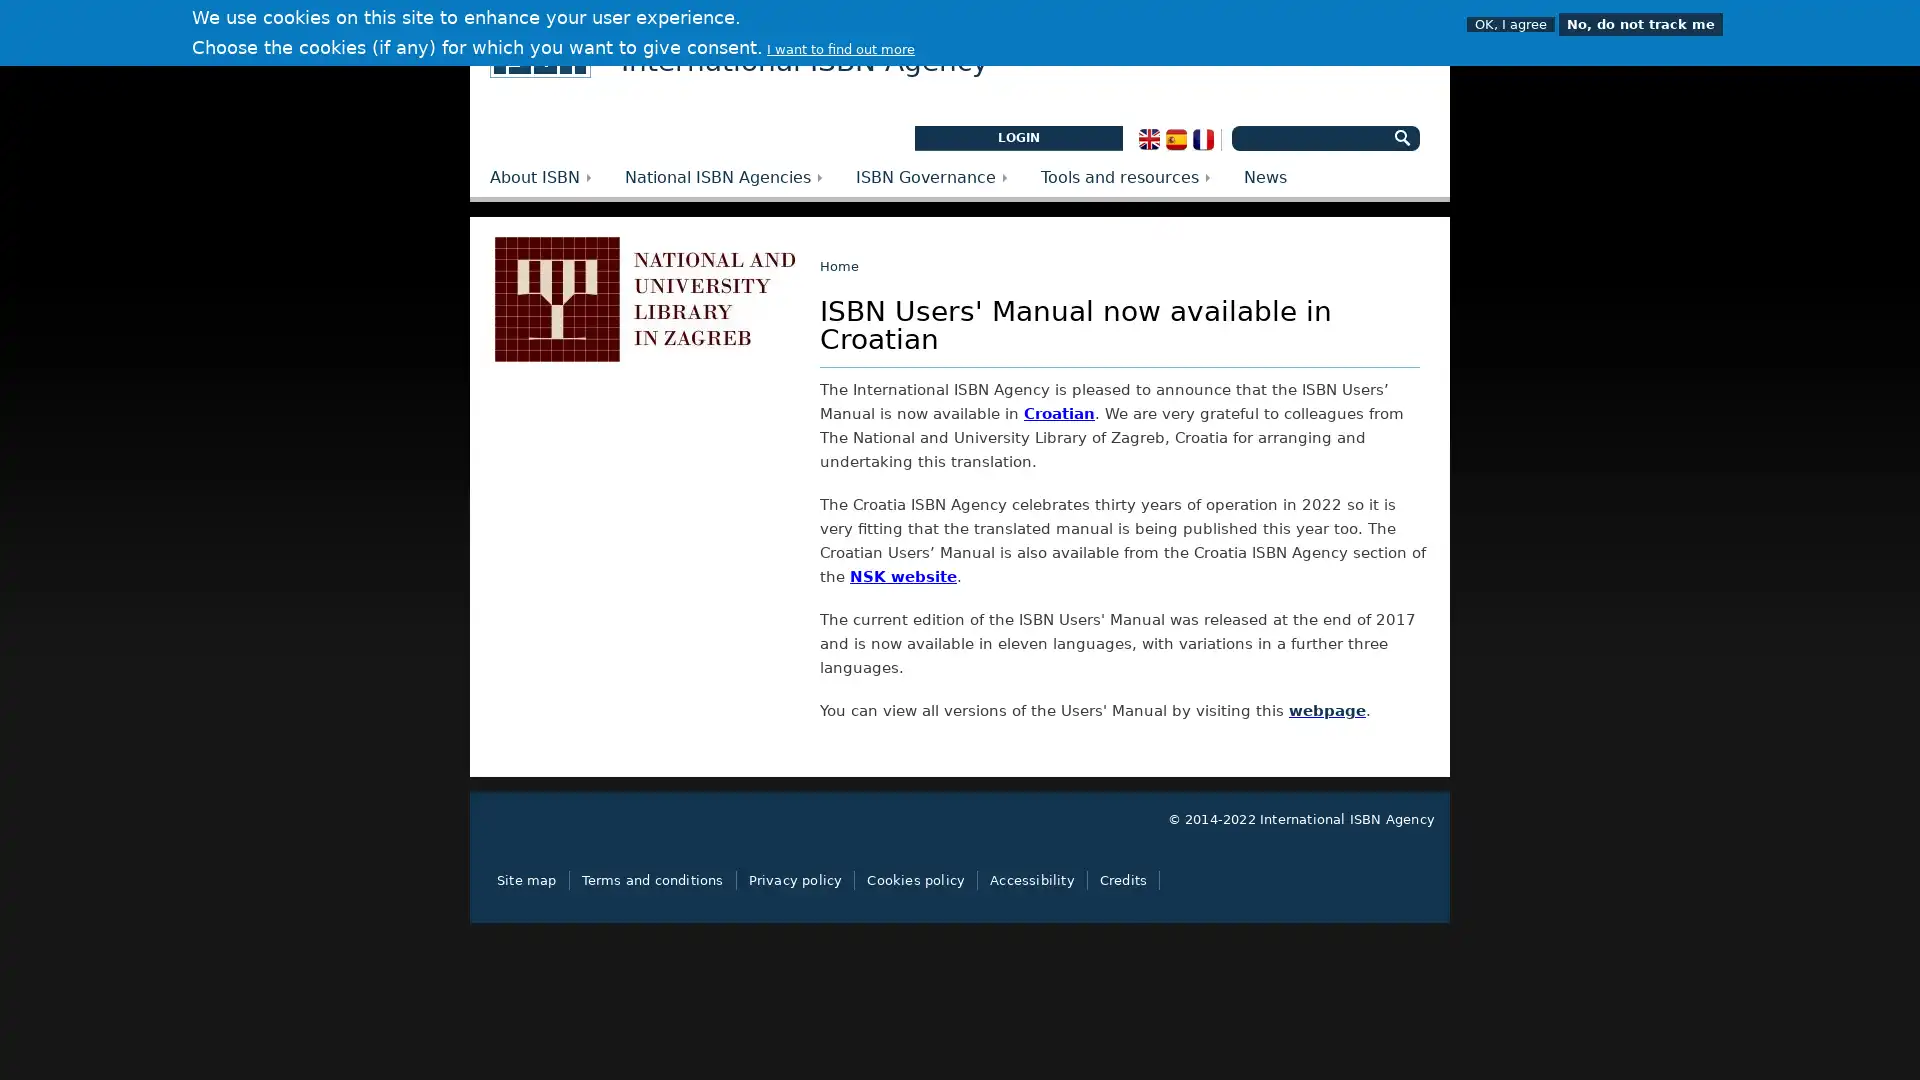 Image resolution: width=1920 pixels, height=1080 pixels. What do you see at coordinates (1371, 16) in the screenshot?
I see `ON` at bounding box center [1371, 16].